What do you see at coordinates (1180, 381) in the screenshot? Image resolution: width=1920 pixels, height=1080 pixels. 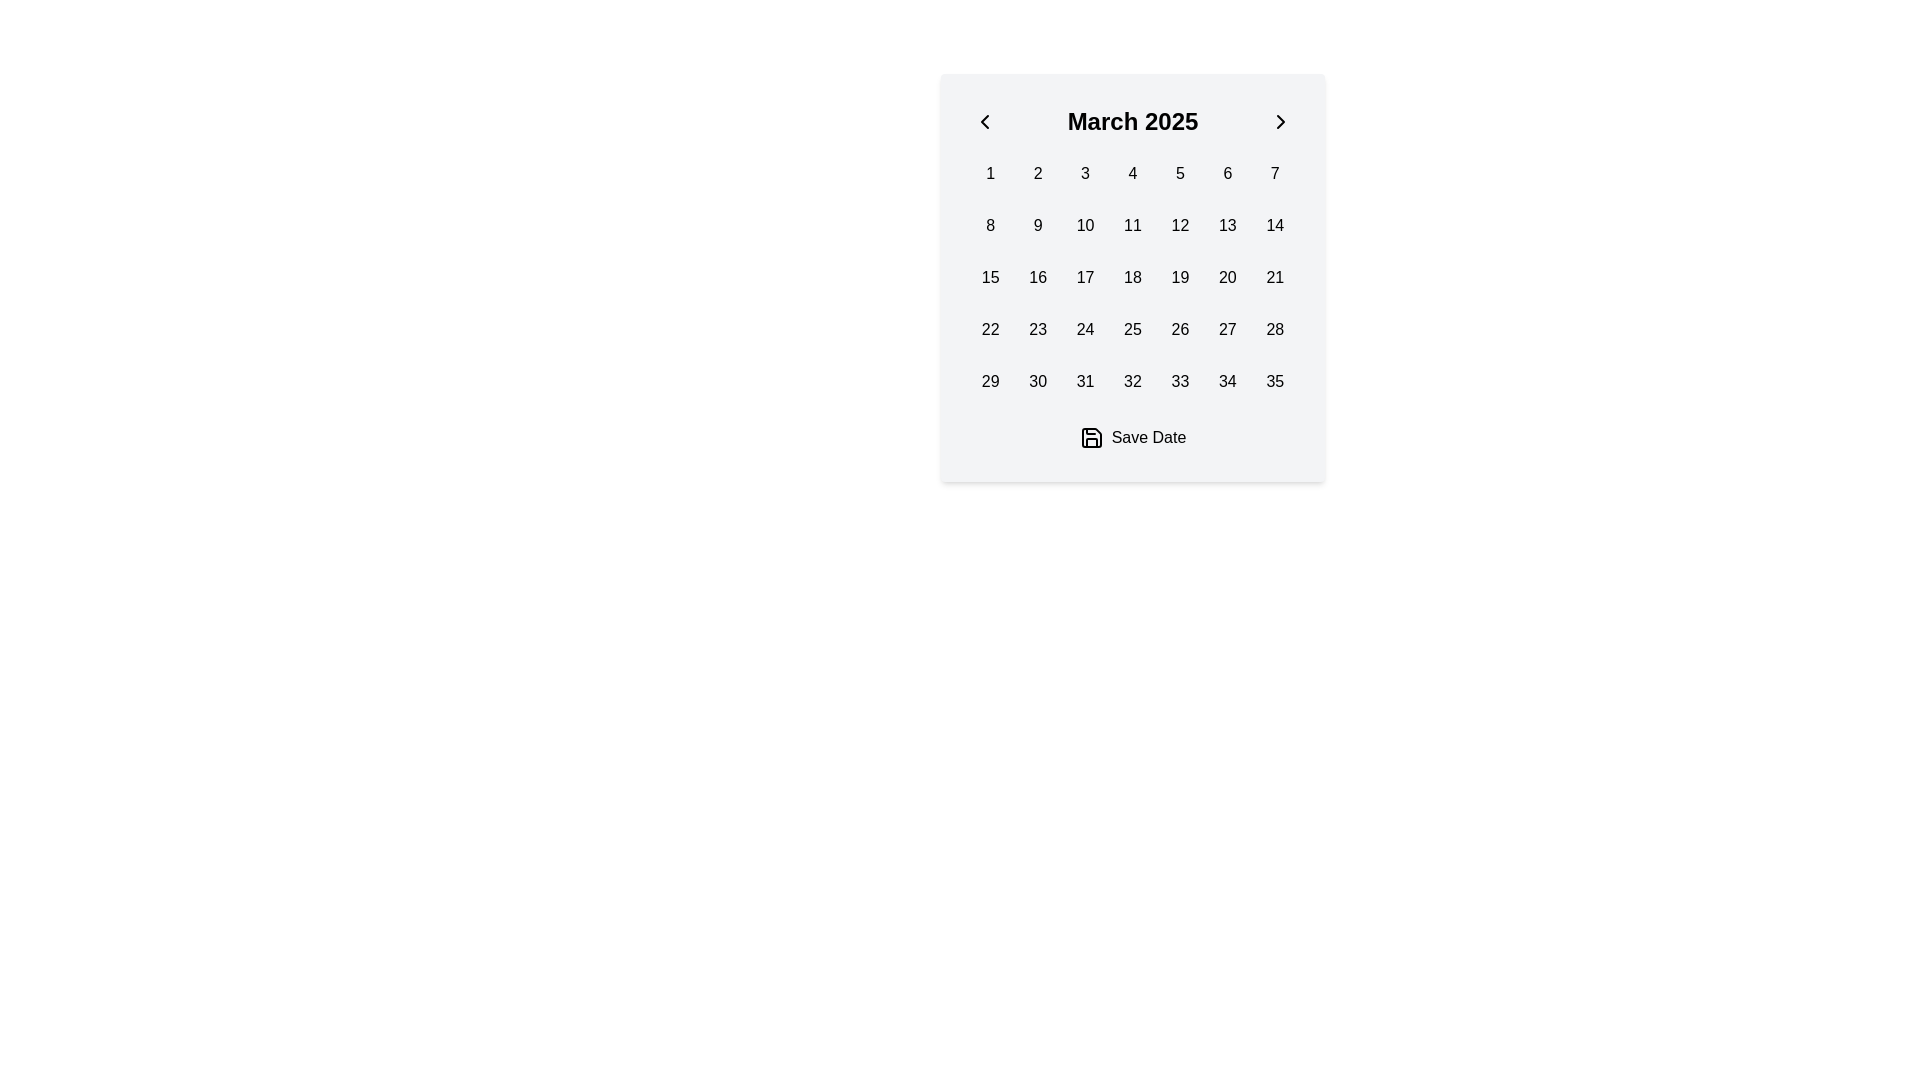 I see `the button labeled '33' in the last row and fifth column of the calendar-like interface` at bounding box center [1180, 381].